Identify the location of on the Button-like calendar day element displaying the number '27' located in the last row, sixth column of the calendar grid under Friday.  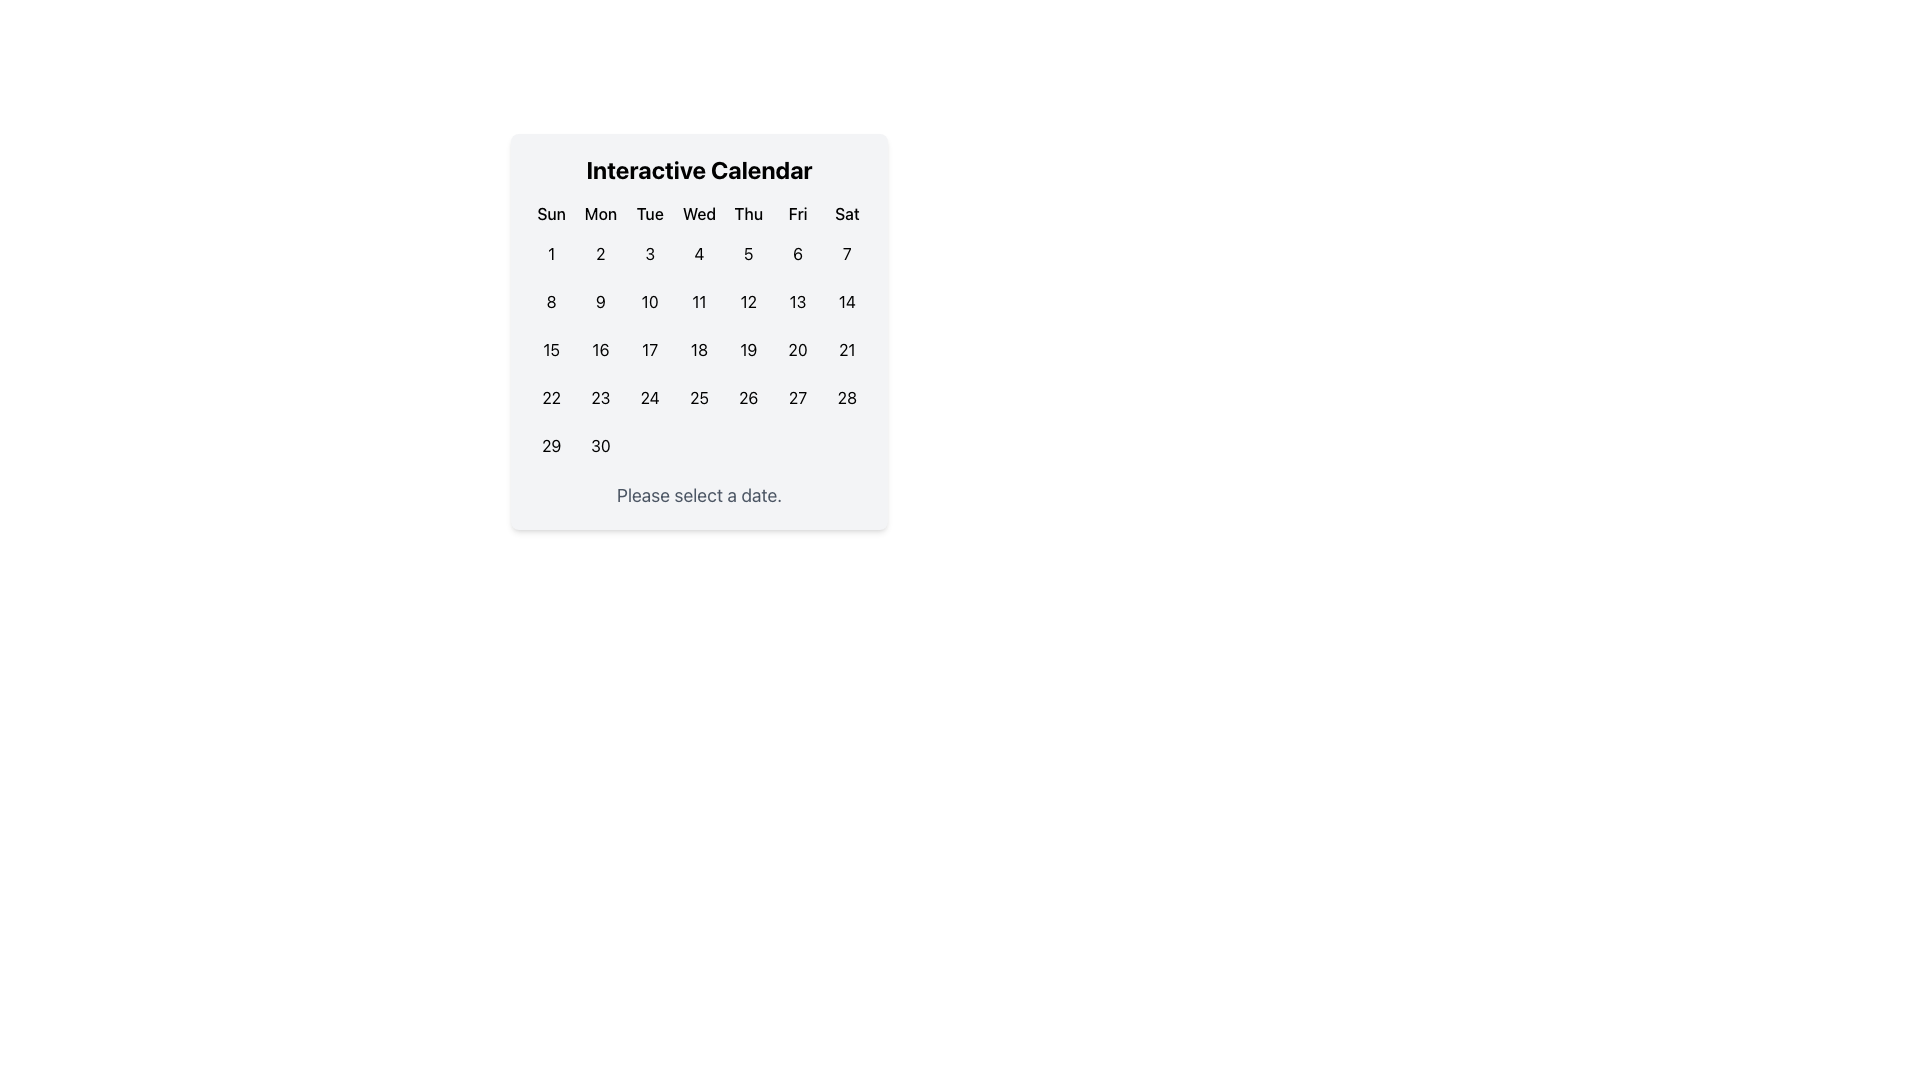
(797, 397).